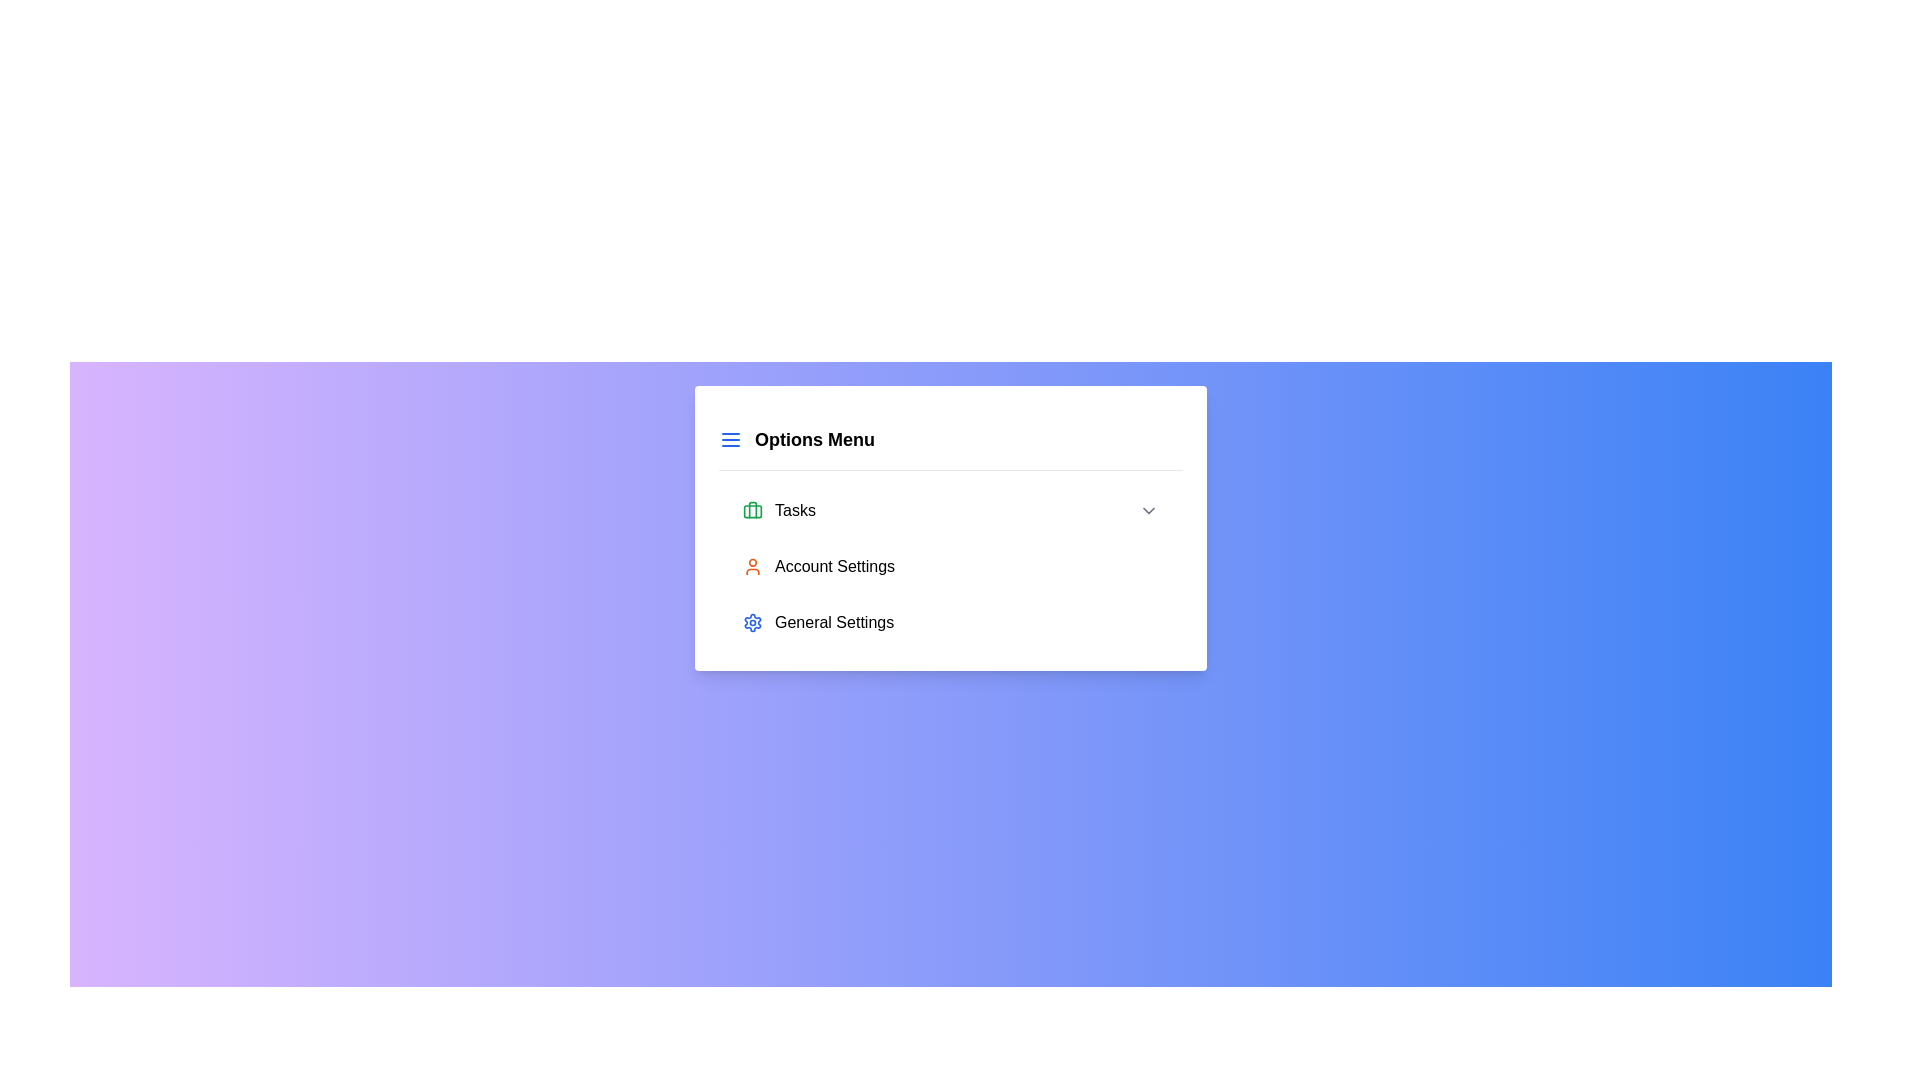 The width and height of the screenshot is (1920, 1080). What do you see at coordinates (949, 567) in the screenshot?
I see `the second menu item in the navigation list, which is positioned below the 'Tasks' item and above the 'General Settings' item` at bounding box center [949, 567].